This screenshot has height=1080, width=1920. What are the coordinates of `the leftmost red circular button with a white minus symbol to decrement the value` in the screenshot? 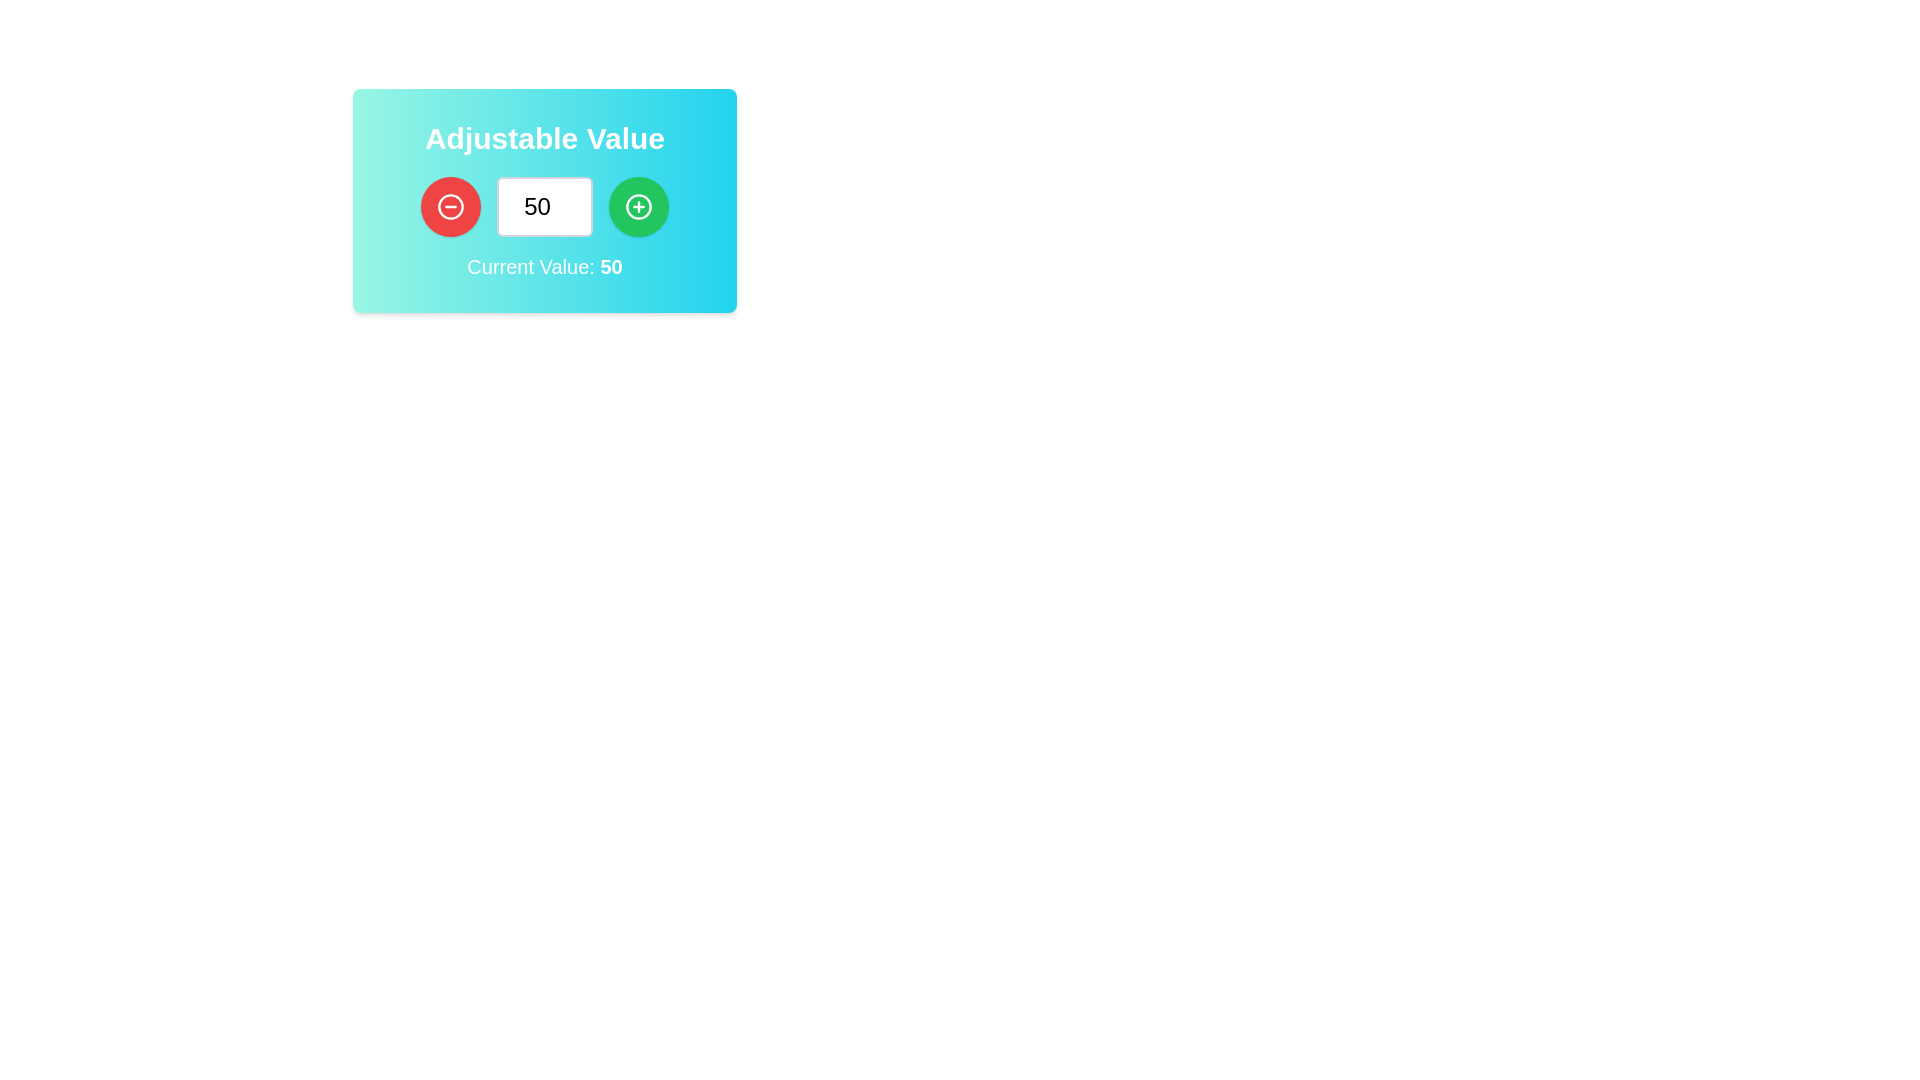 It's located at (450, 207).